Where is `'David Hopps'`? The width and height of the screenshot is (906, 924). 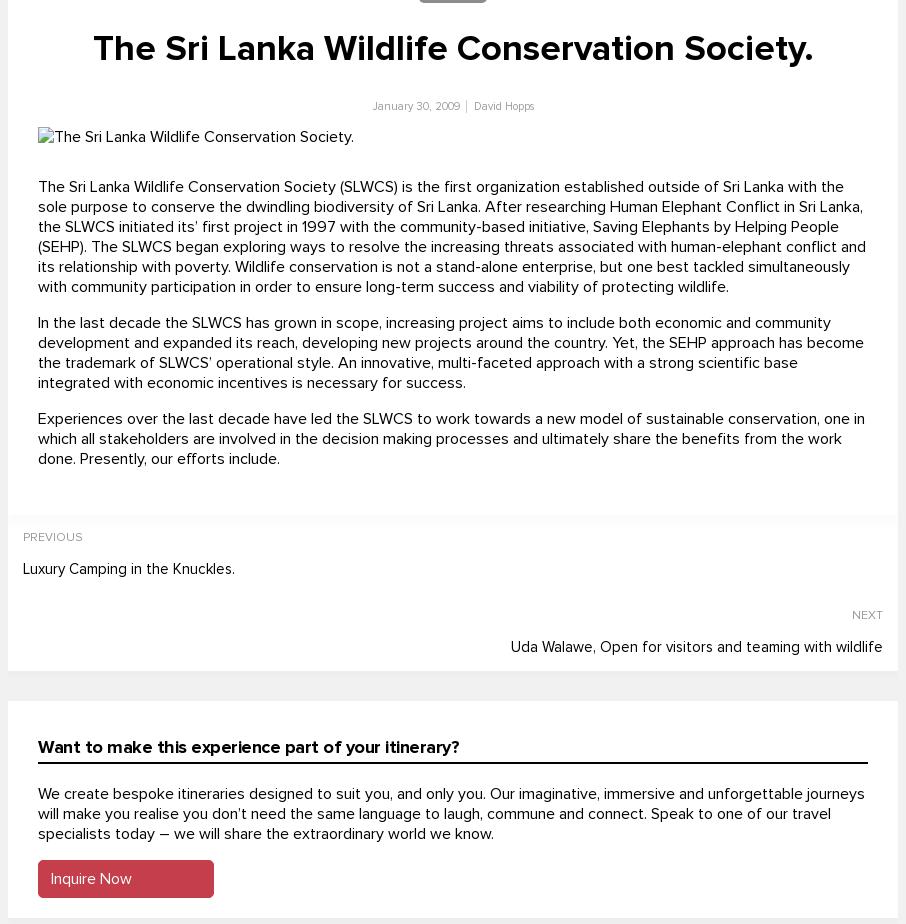 'David Hopps' is located at coordinates (503, 106).